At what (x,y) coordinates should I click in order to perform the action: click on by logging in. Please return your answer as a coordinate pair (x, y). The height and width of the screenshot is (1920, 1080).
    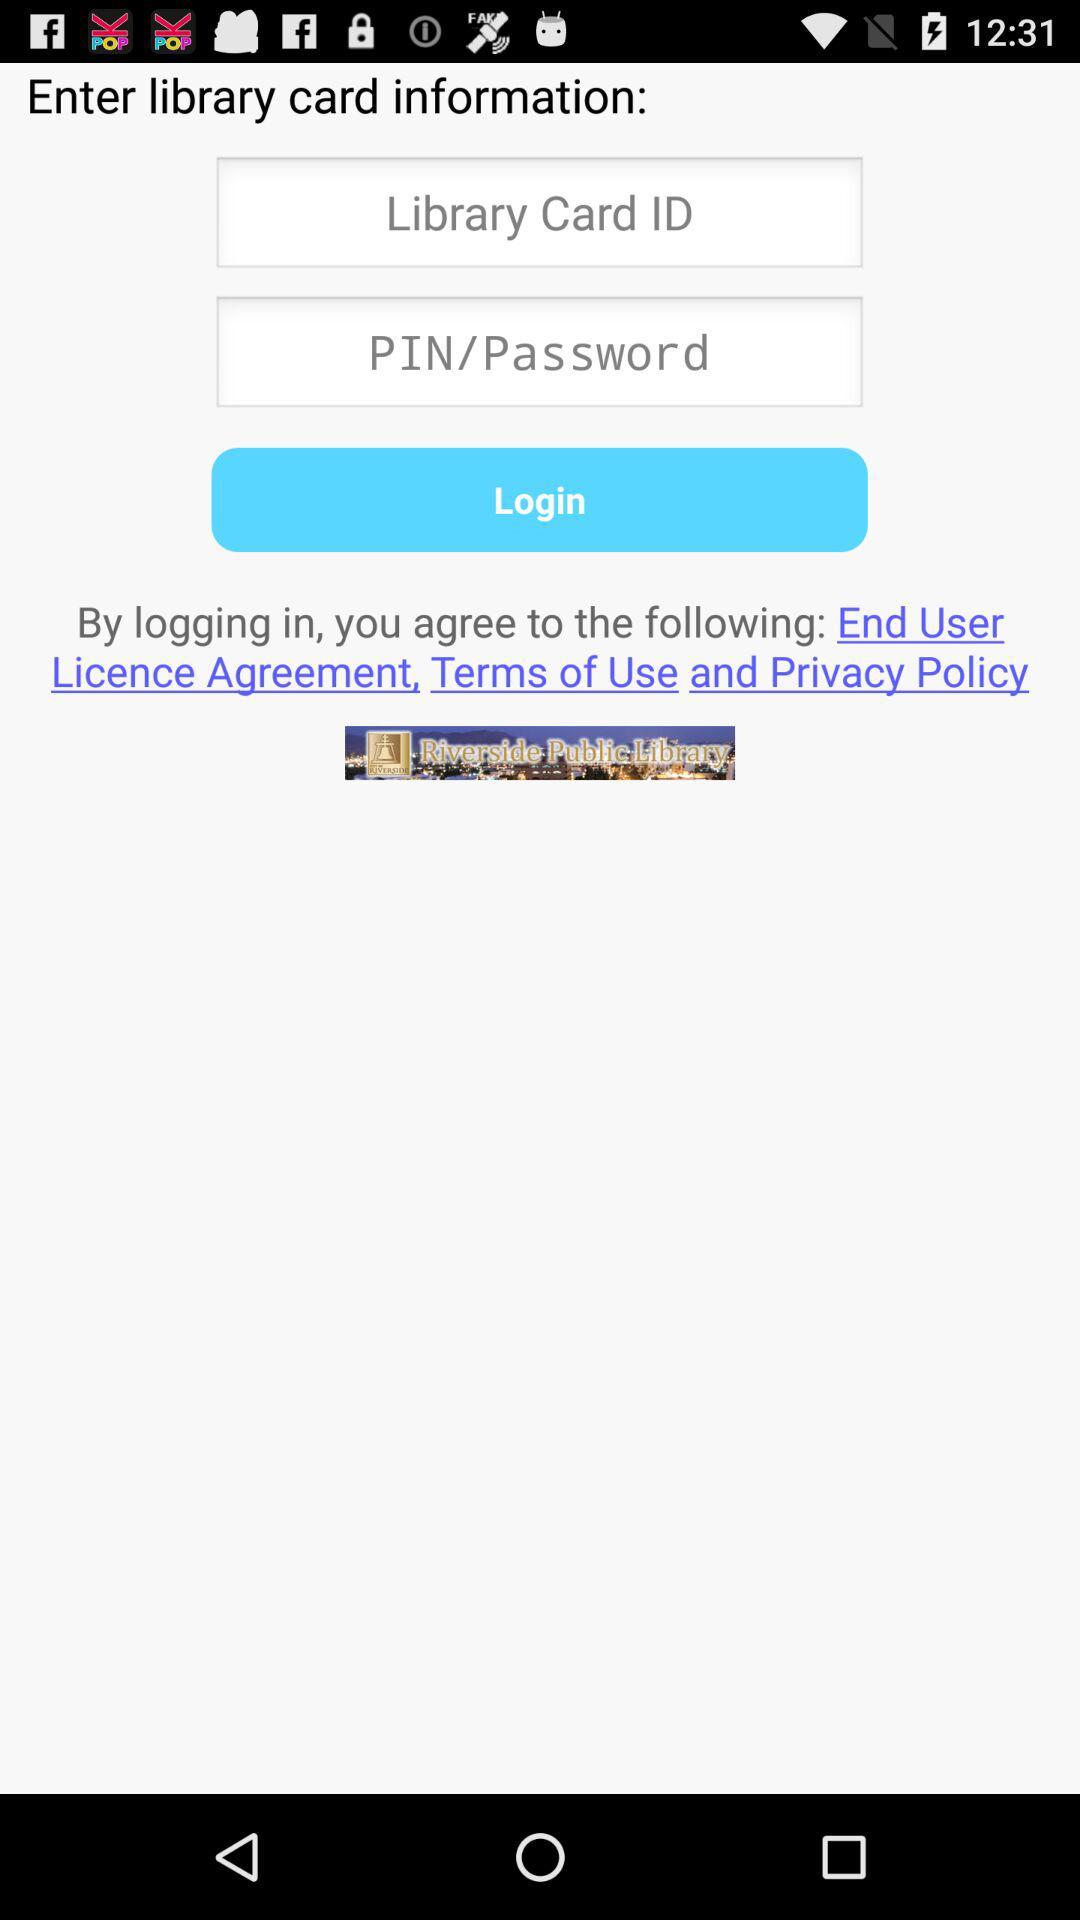
    Looking at the image, I should click on (540, 645).